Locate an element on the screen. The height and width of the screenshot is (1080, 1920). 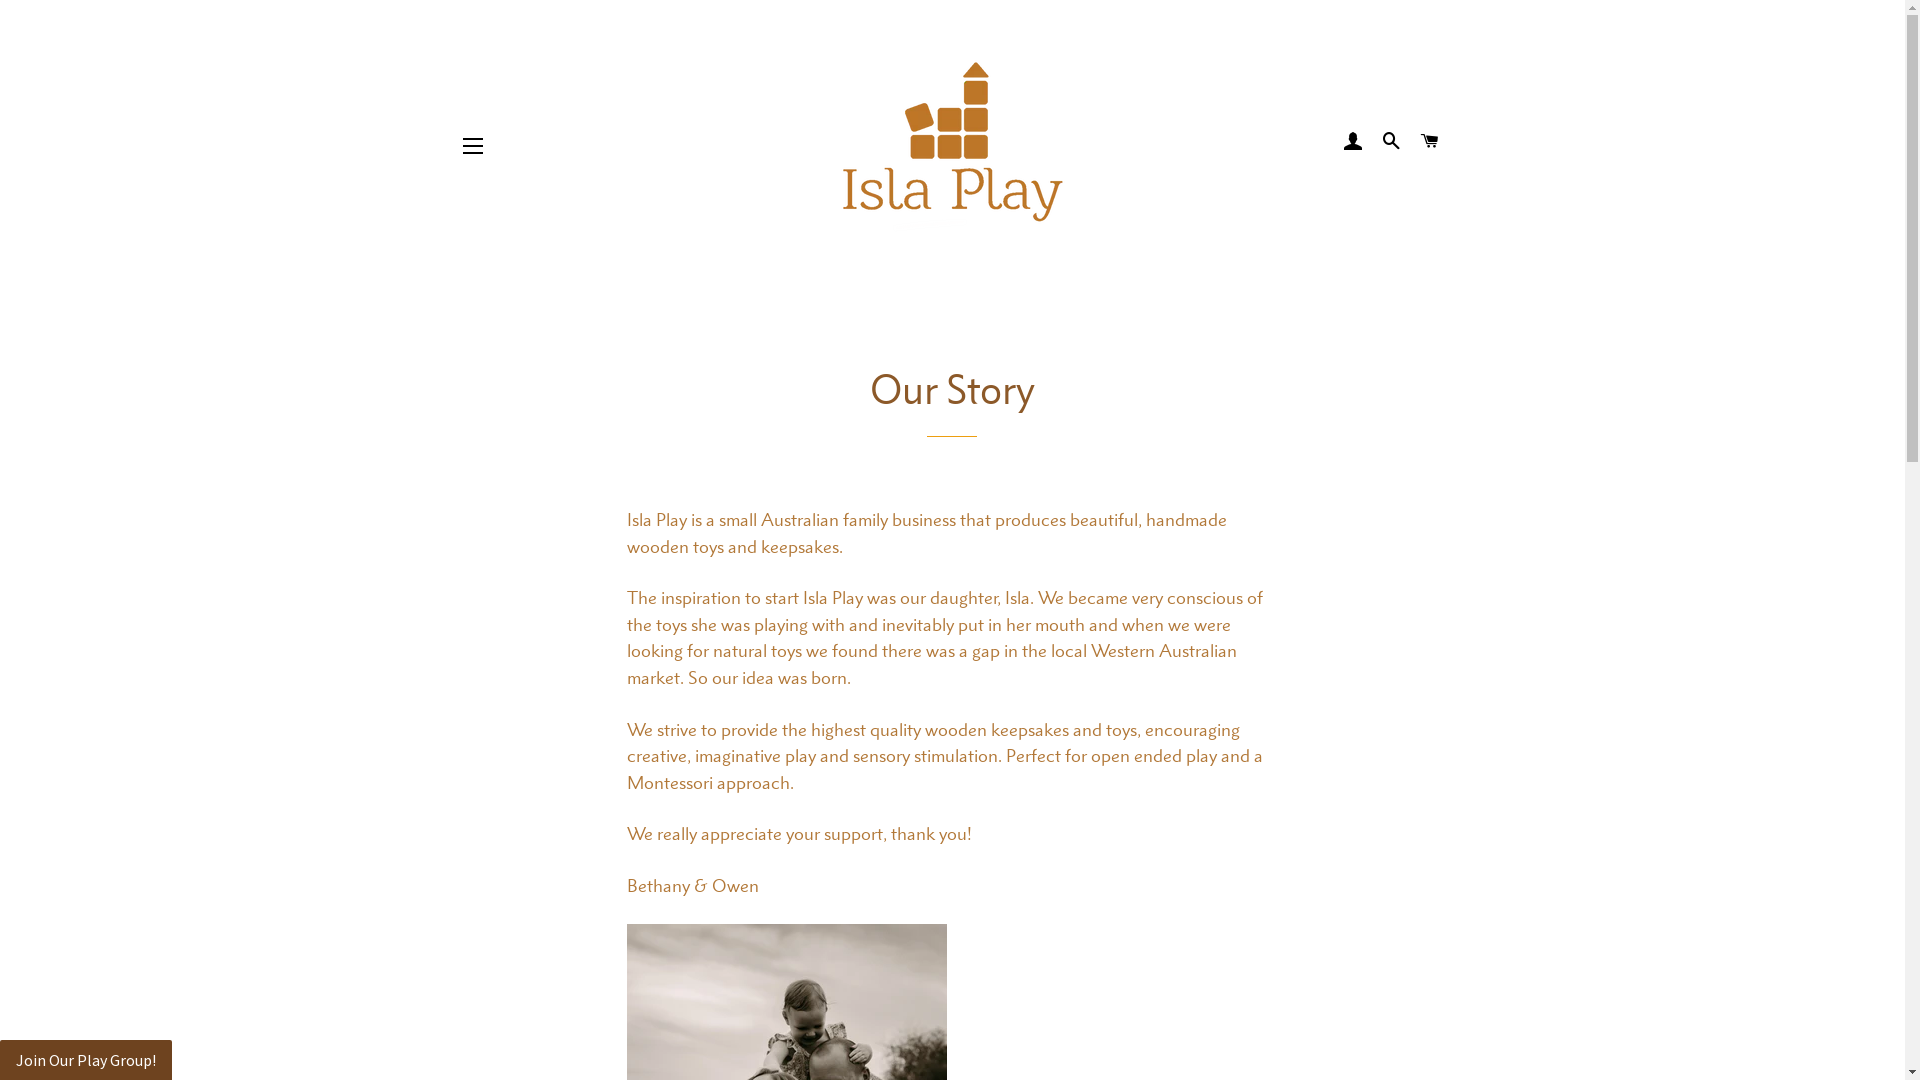
'CART' is located at coordinates (1411, 140).